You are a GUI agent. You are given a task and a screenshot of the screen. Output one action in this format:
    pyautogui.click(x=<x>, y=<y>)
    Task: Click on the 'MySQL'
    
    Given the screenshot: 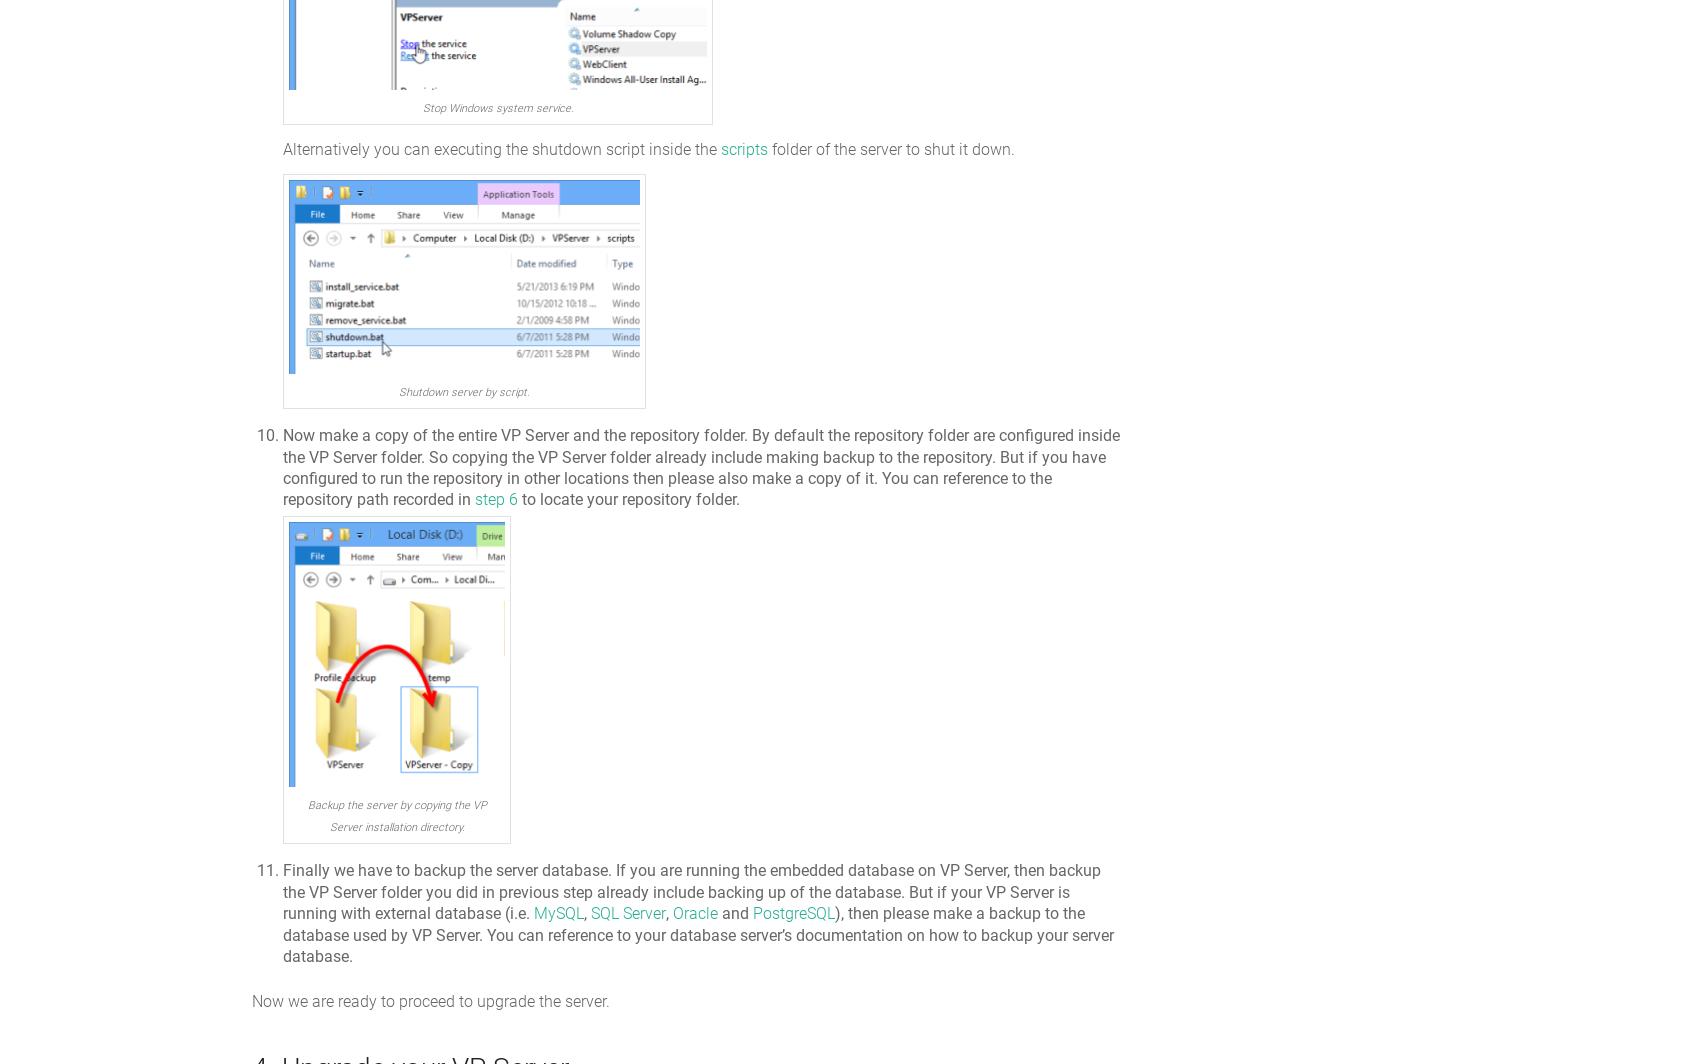 What is the action you would take?
    pyautogui.click(x=557, y=913)
    